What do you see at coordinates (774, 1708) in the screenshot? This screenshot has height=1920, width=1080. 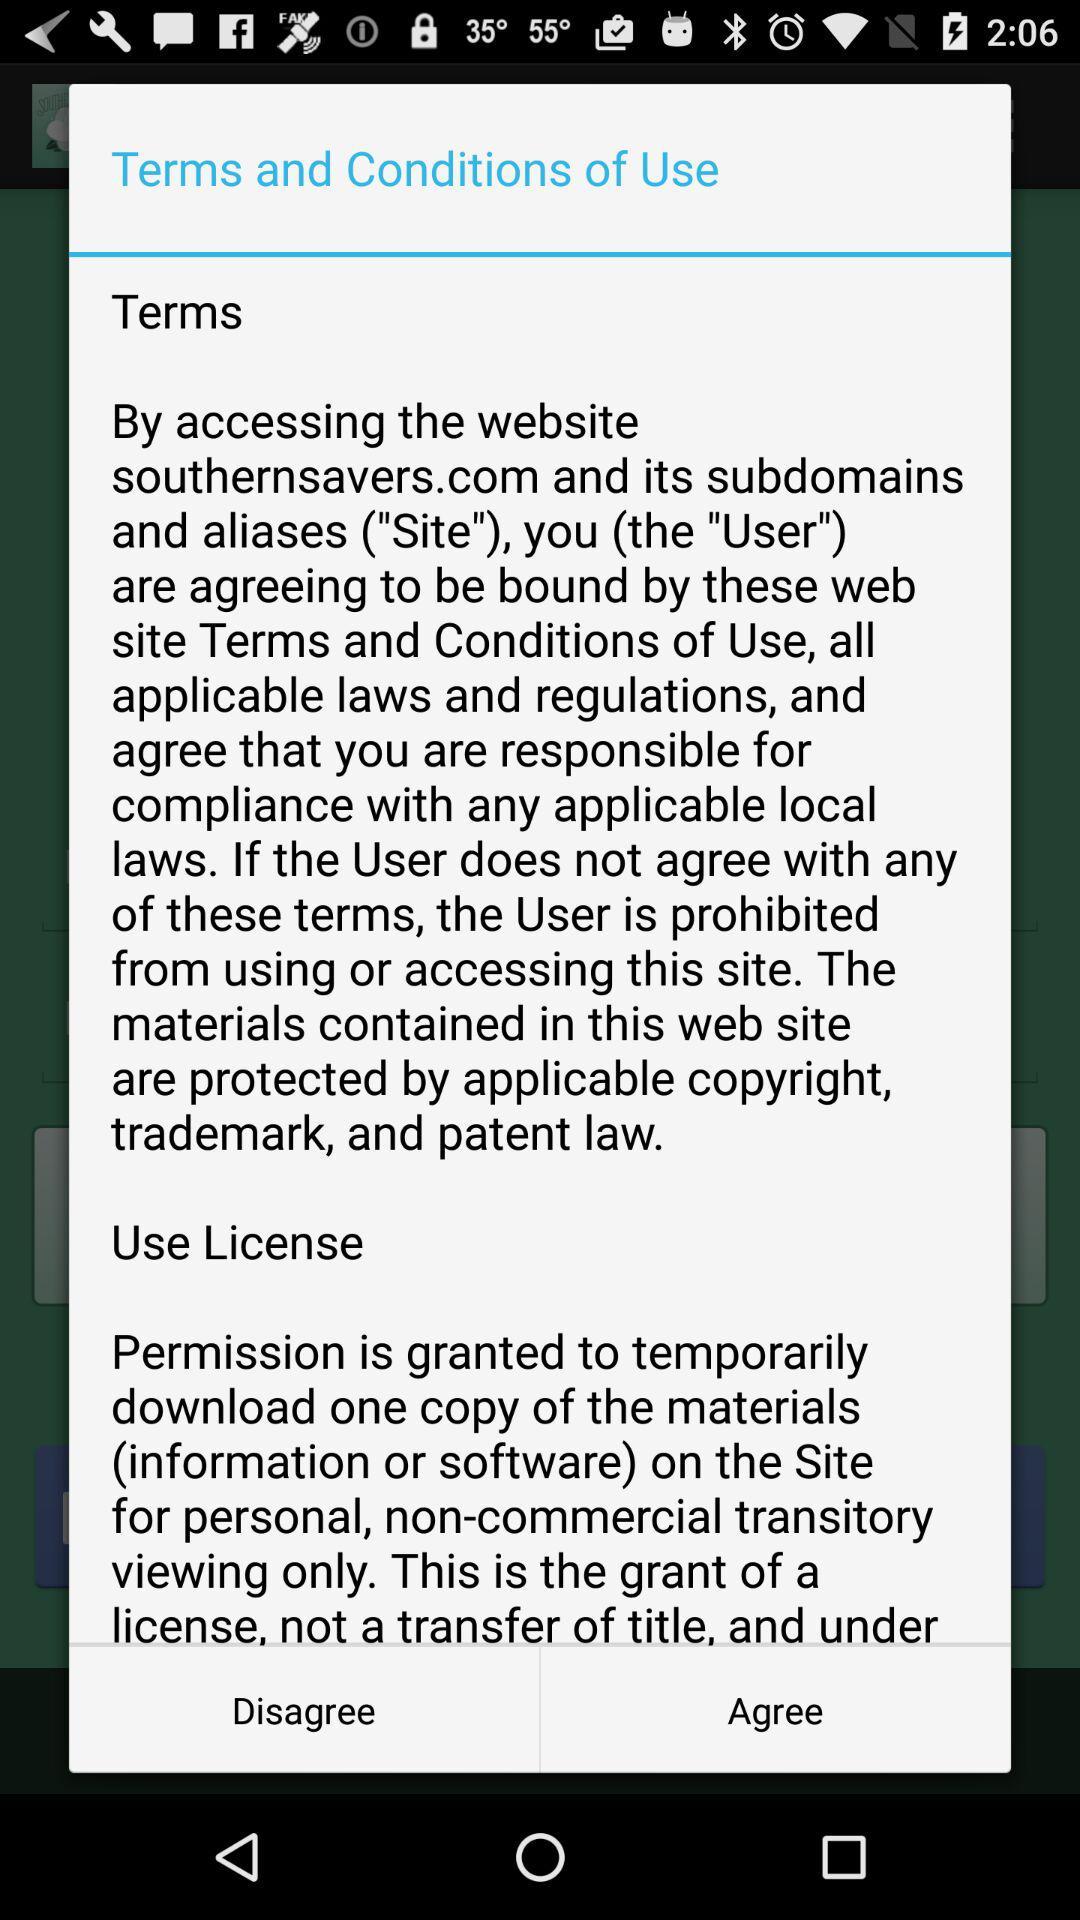 I see `the agree icon` at bounding box center [774, 1708].